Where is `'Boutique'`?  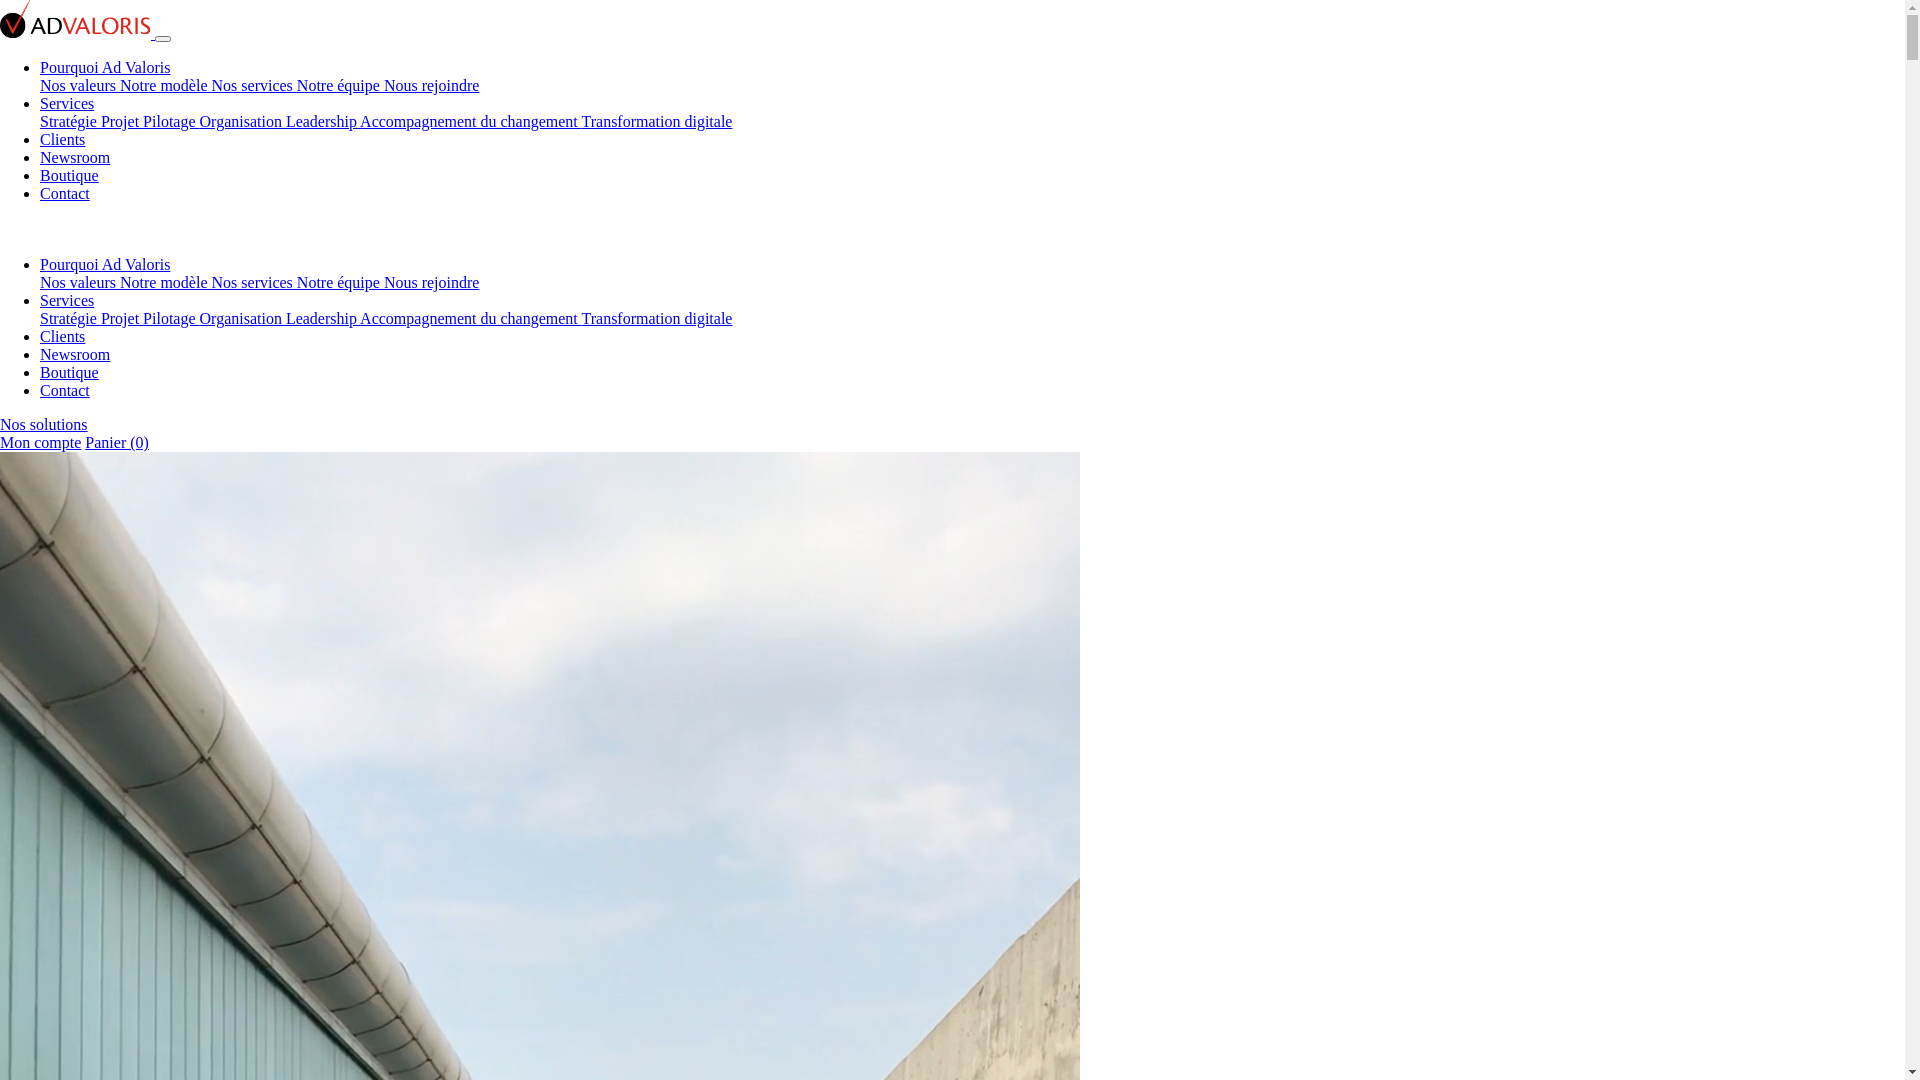 'Boutique' is located at coordinates (69, 174).